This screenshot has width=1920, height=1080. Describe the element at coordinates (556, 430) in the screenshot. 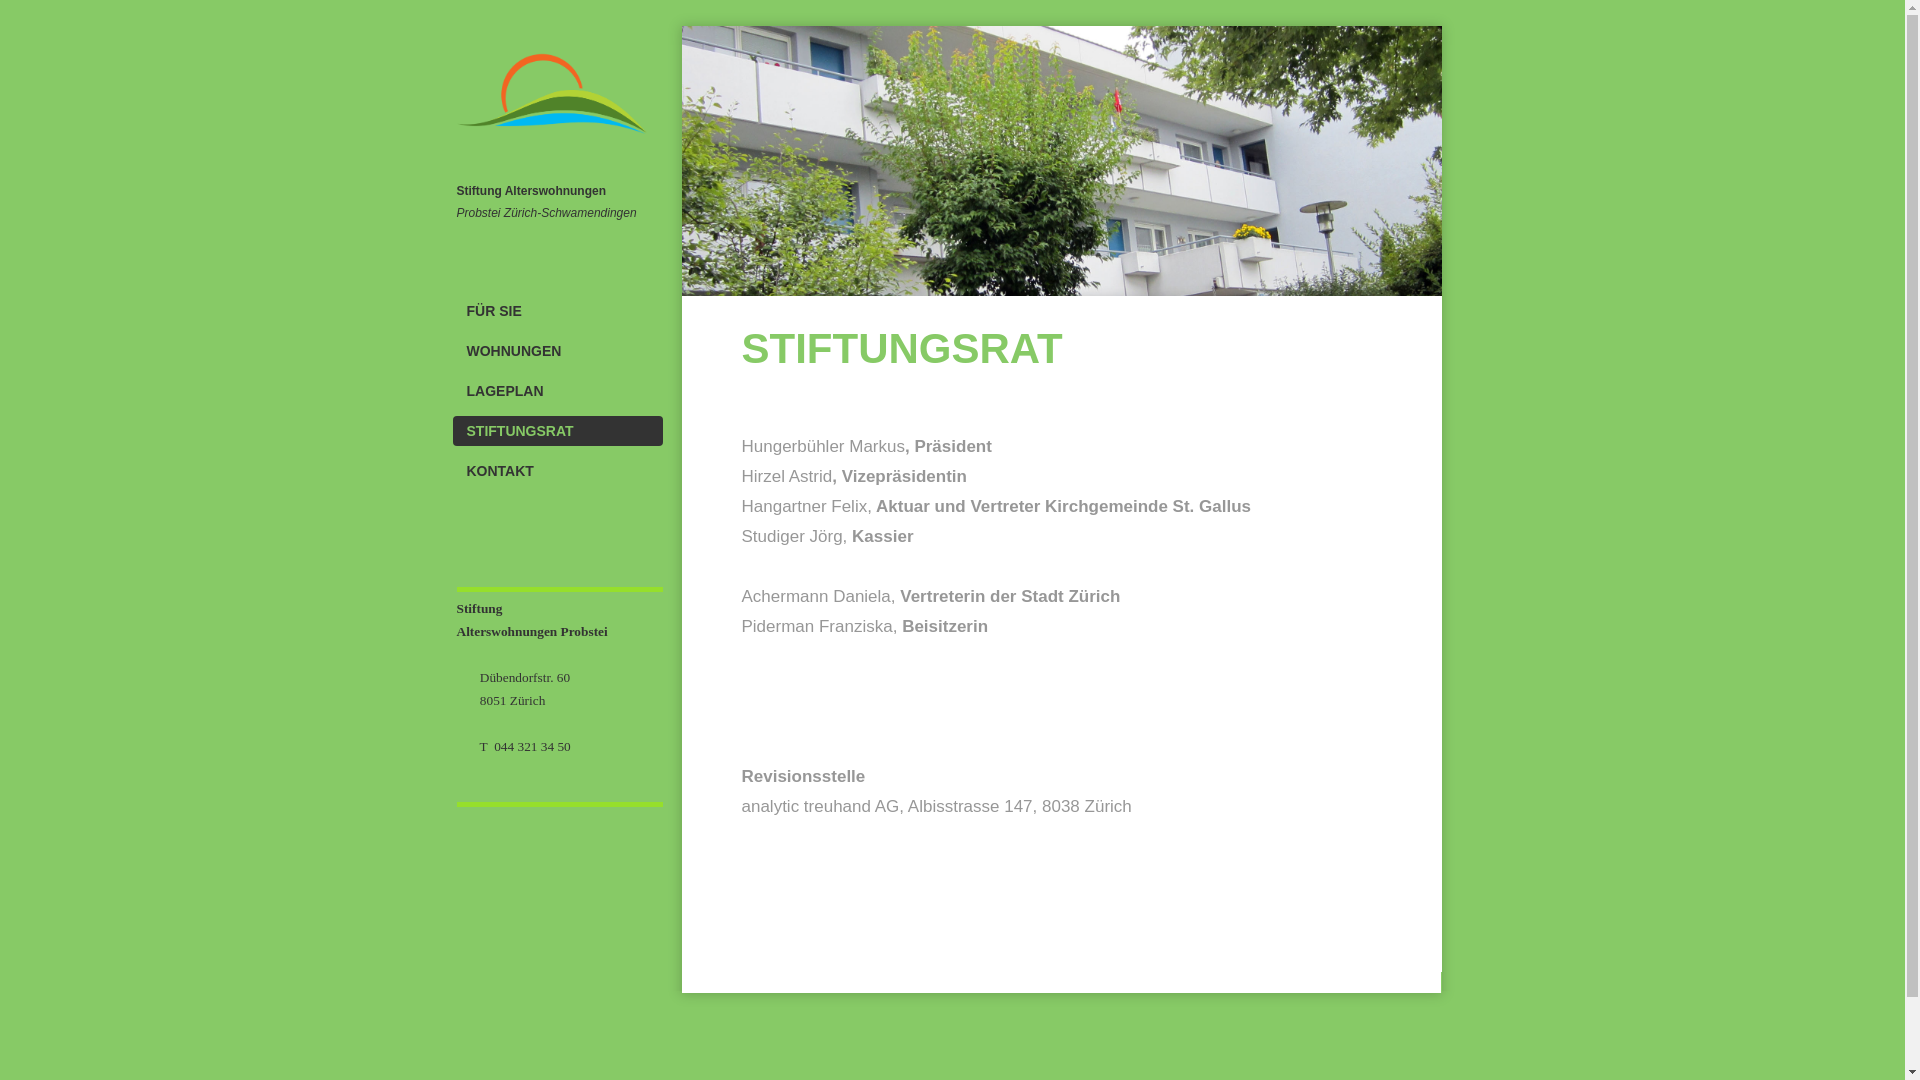

I see `'STIFTUNGSRAT'` at that location.